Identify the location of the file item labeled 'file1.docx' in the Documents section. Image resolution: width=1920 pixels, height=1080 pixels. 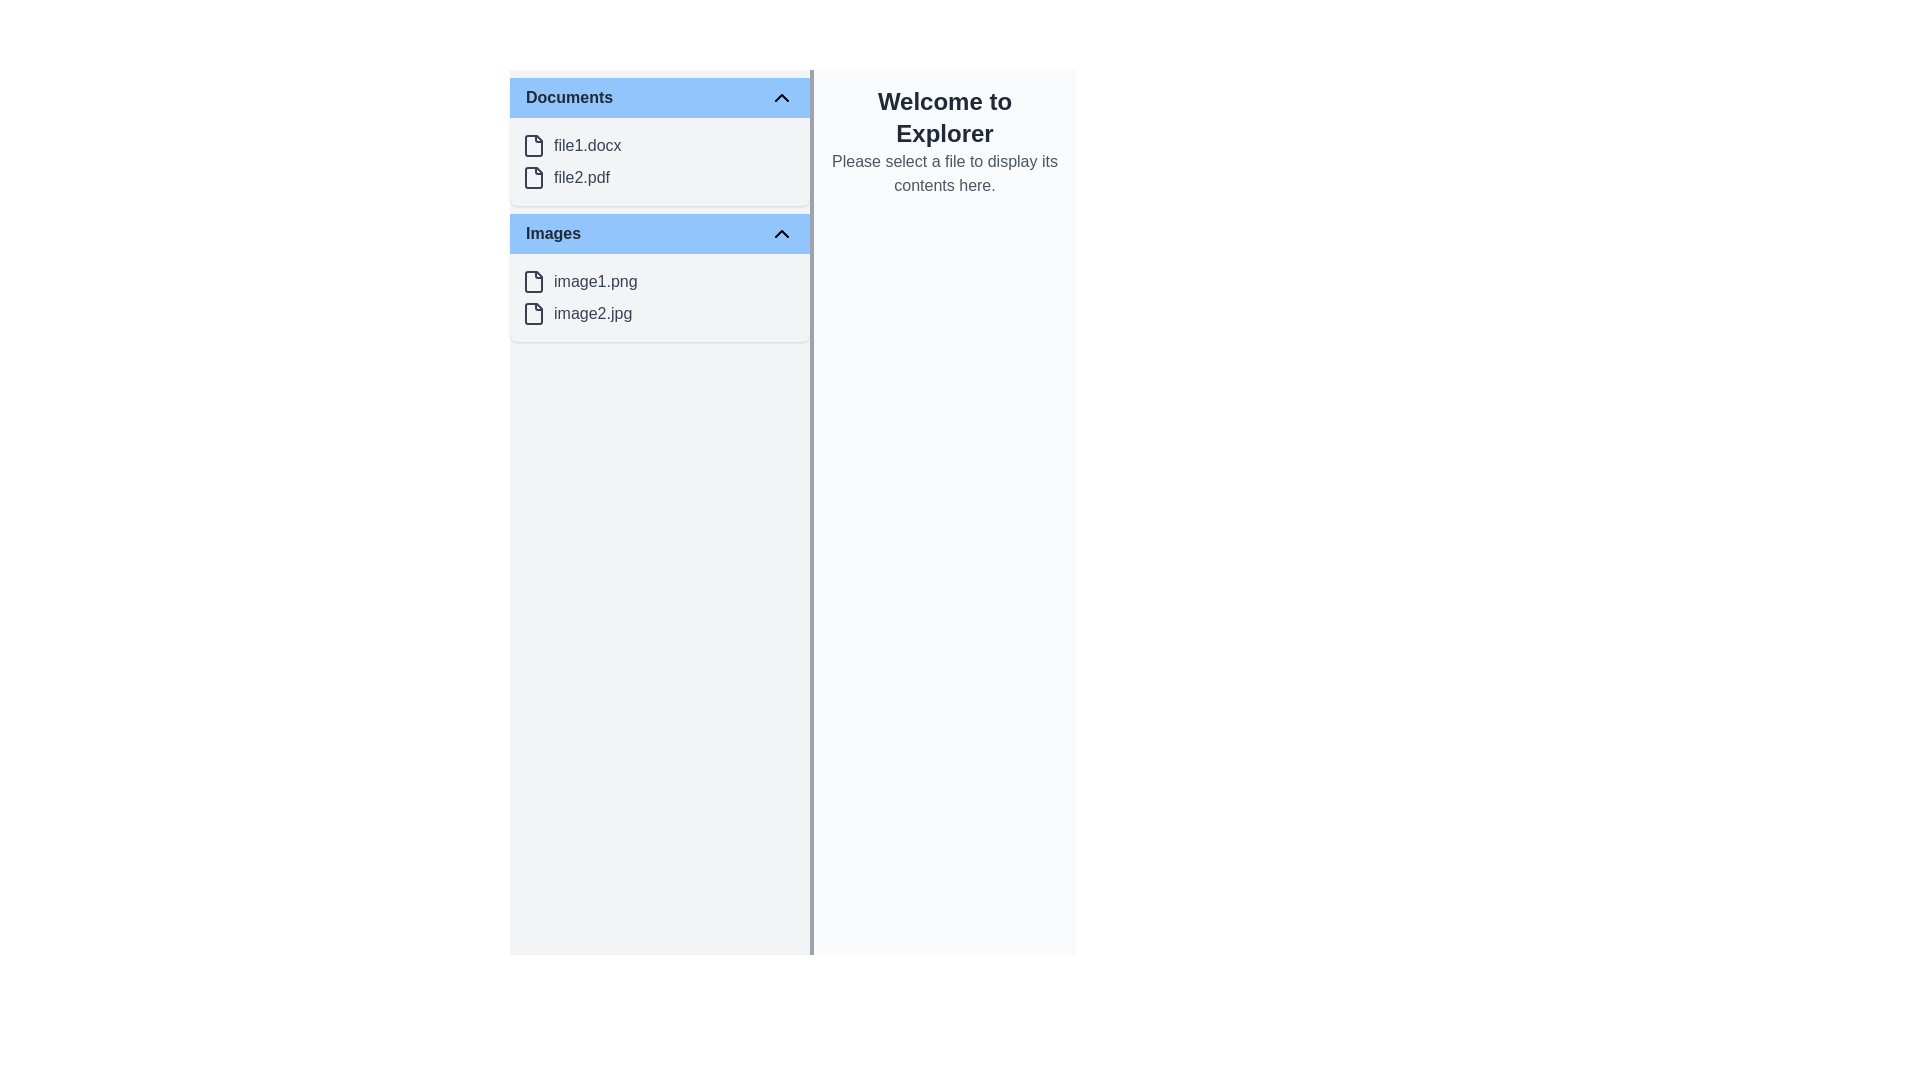
(660, 145).